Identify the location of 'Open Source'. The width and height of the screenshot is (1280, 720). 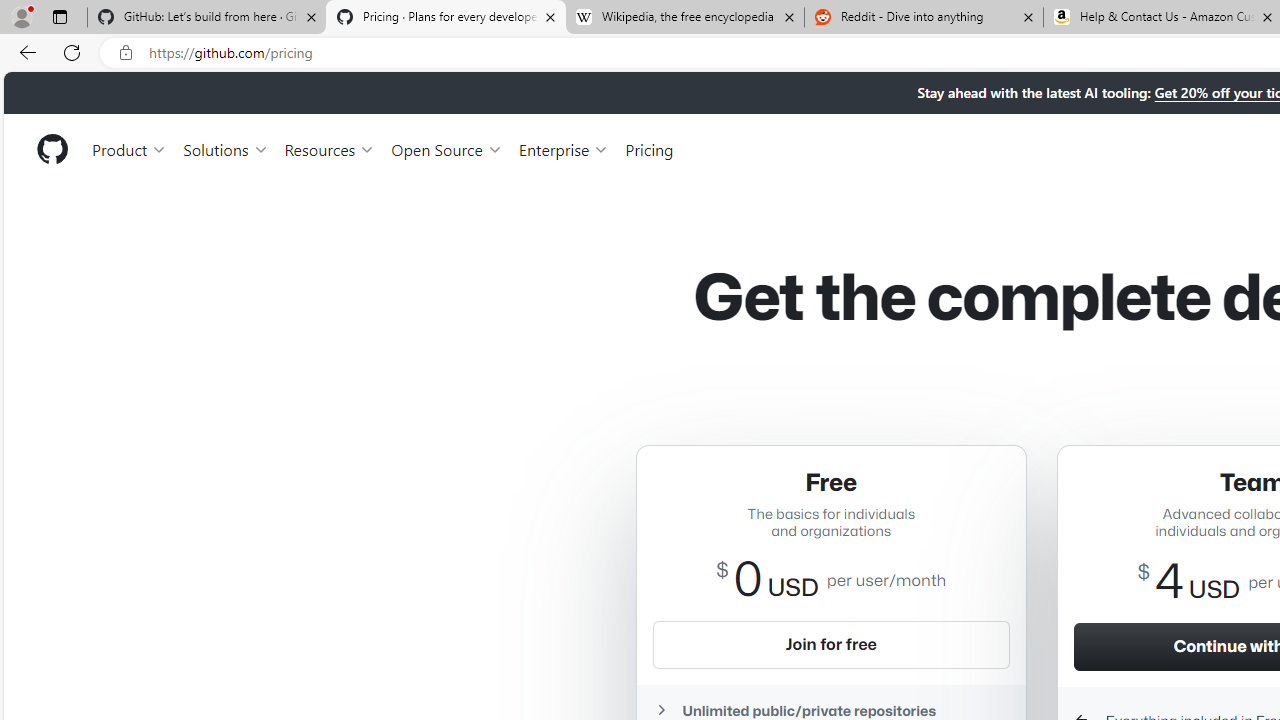
(445, 148).